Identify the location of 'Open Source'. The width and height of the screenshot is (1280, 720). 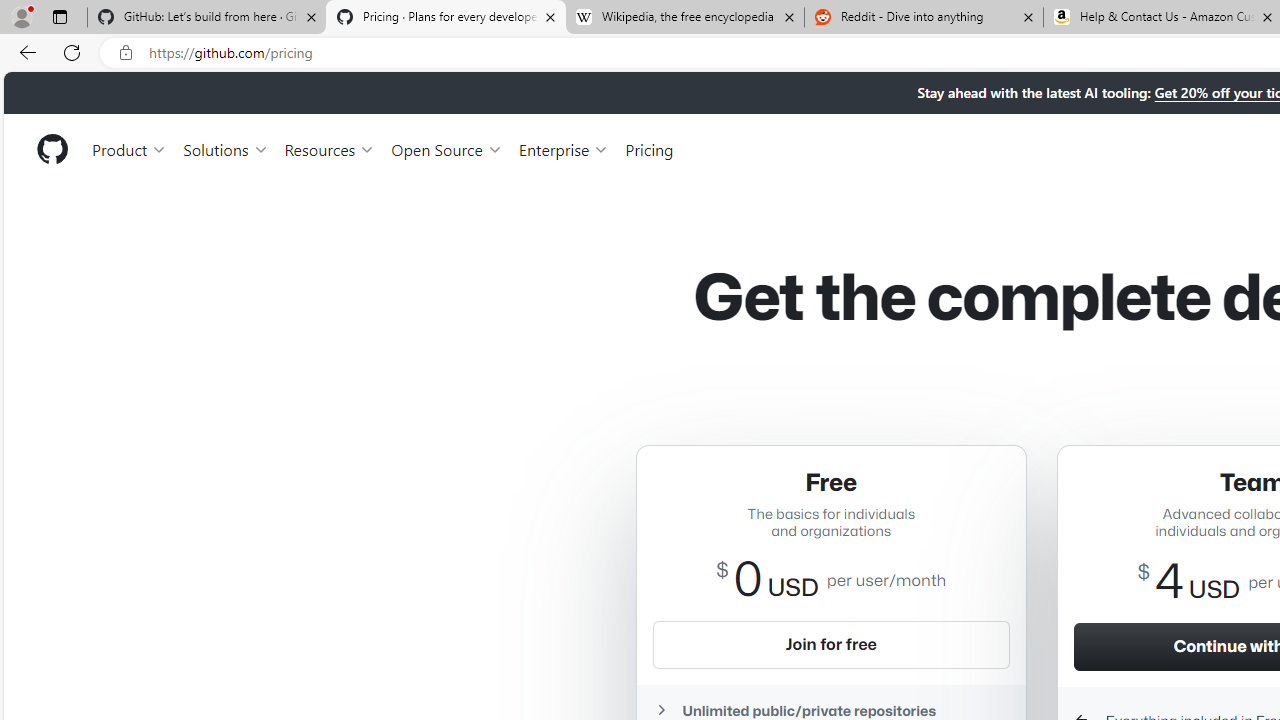
(445, 148).